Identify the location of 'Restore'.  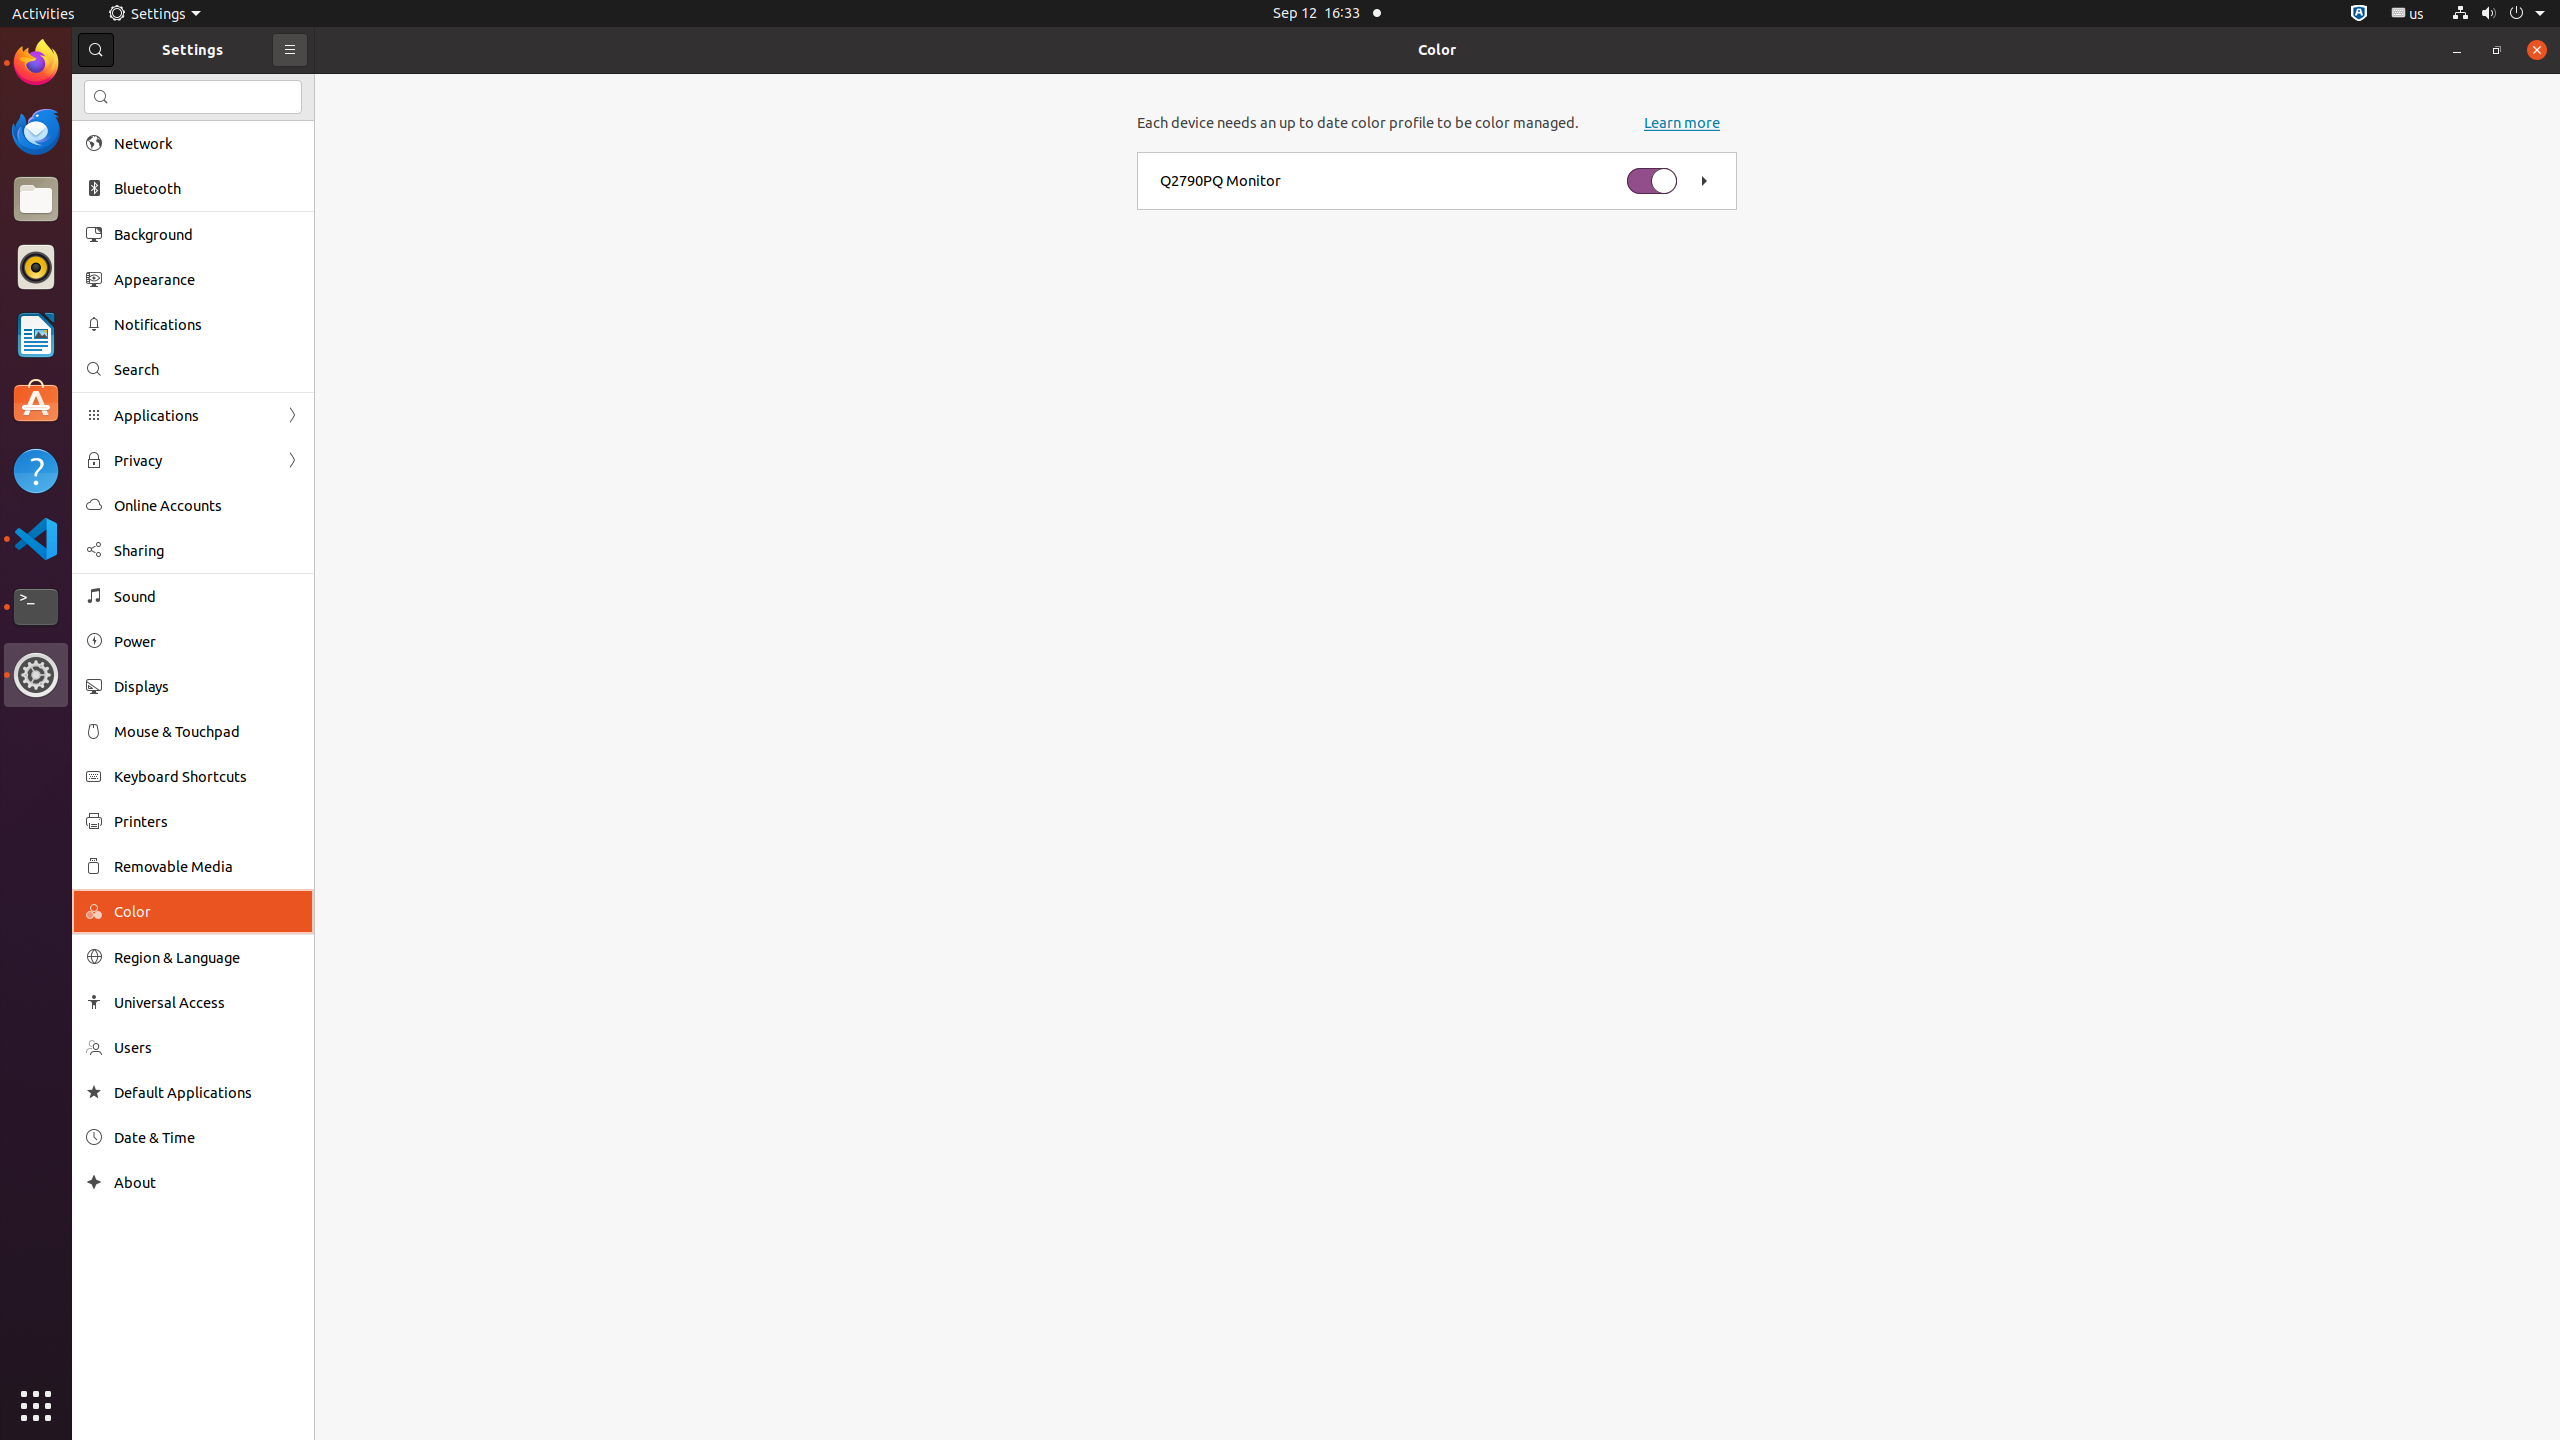
(2496, 49).